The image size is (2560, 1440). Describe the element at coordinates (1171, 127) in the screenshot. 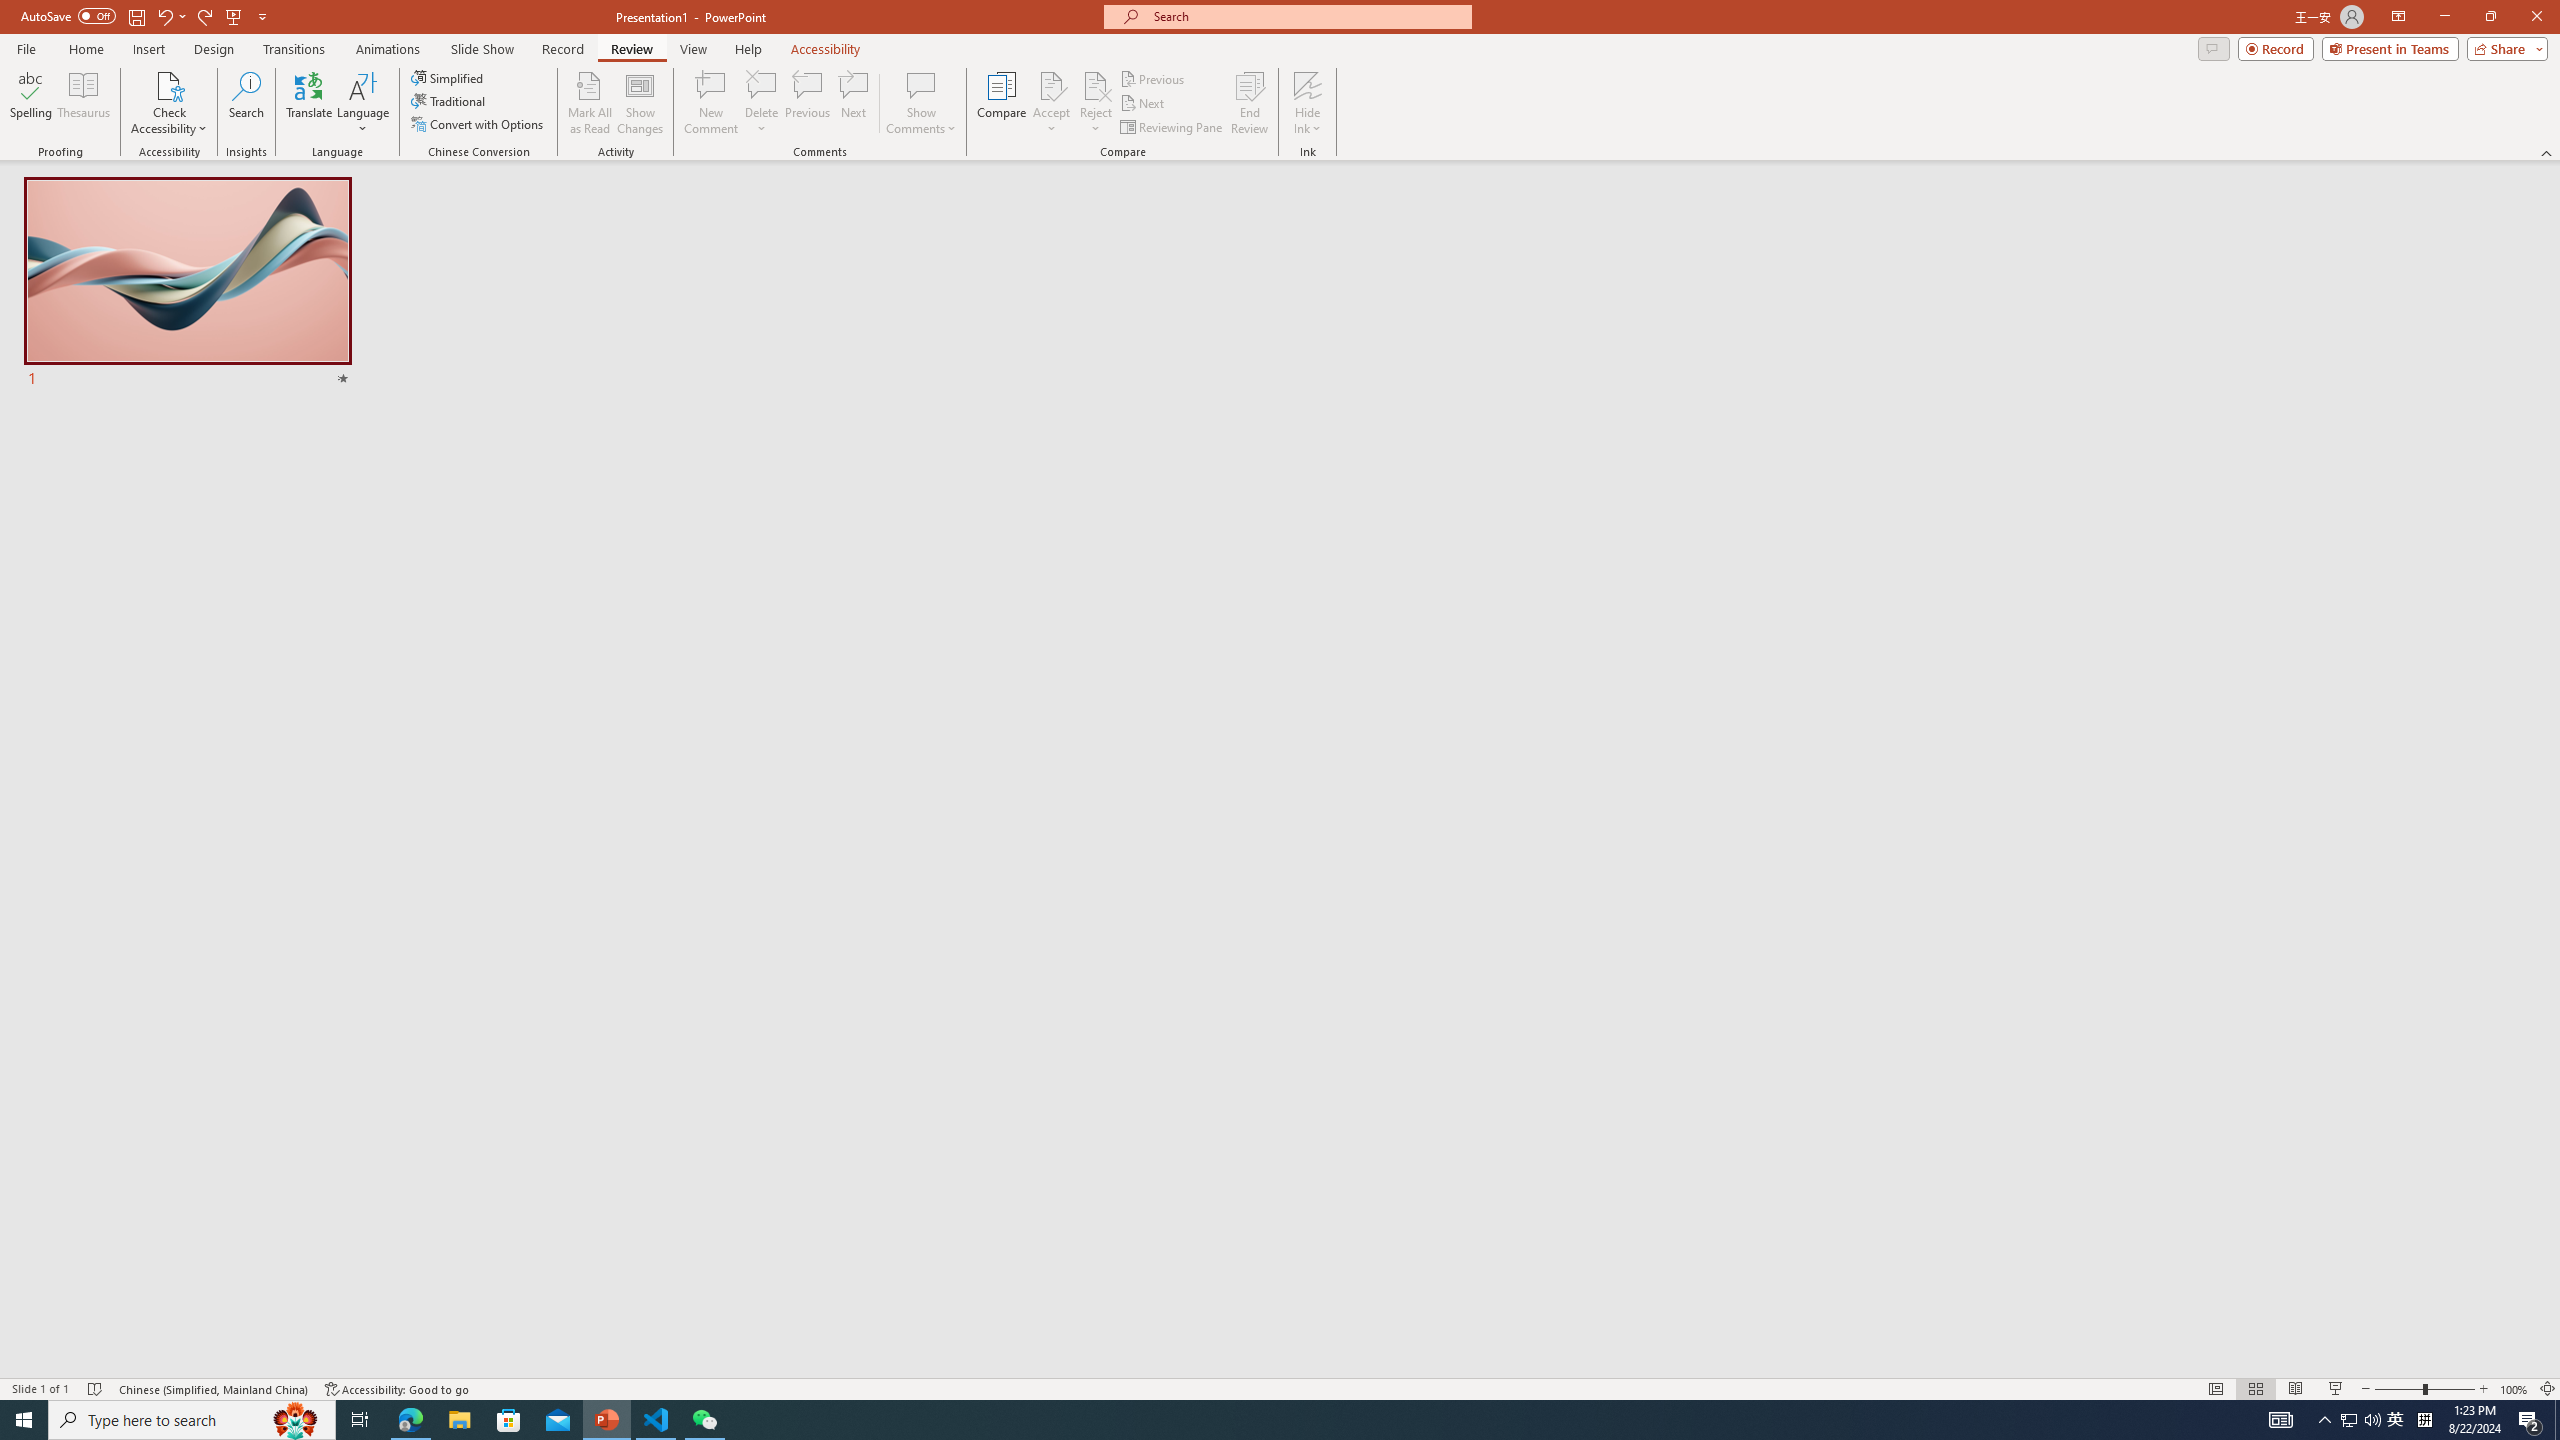

I see `'Reviewing Pane'` at that location.